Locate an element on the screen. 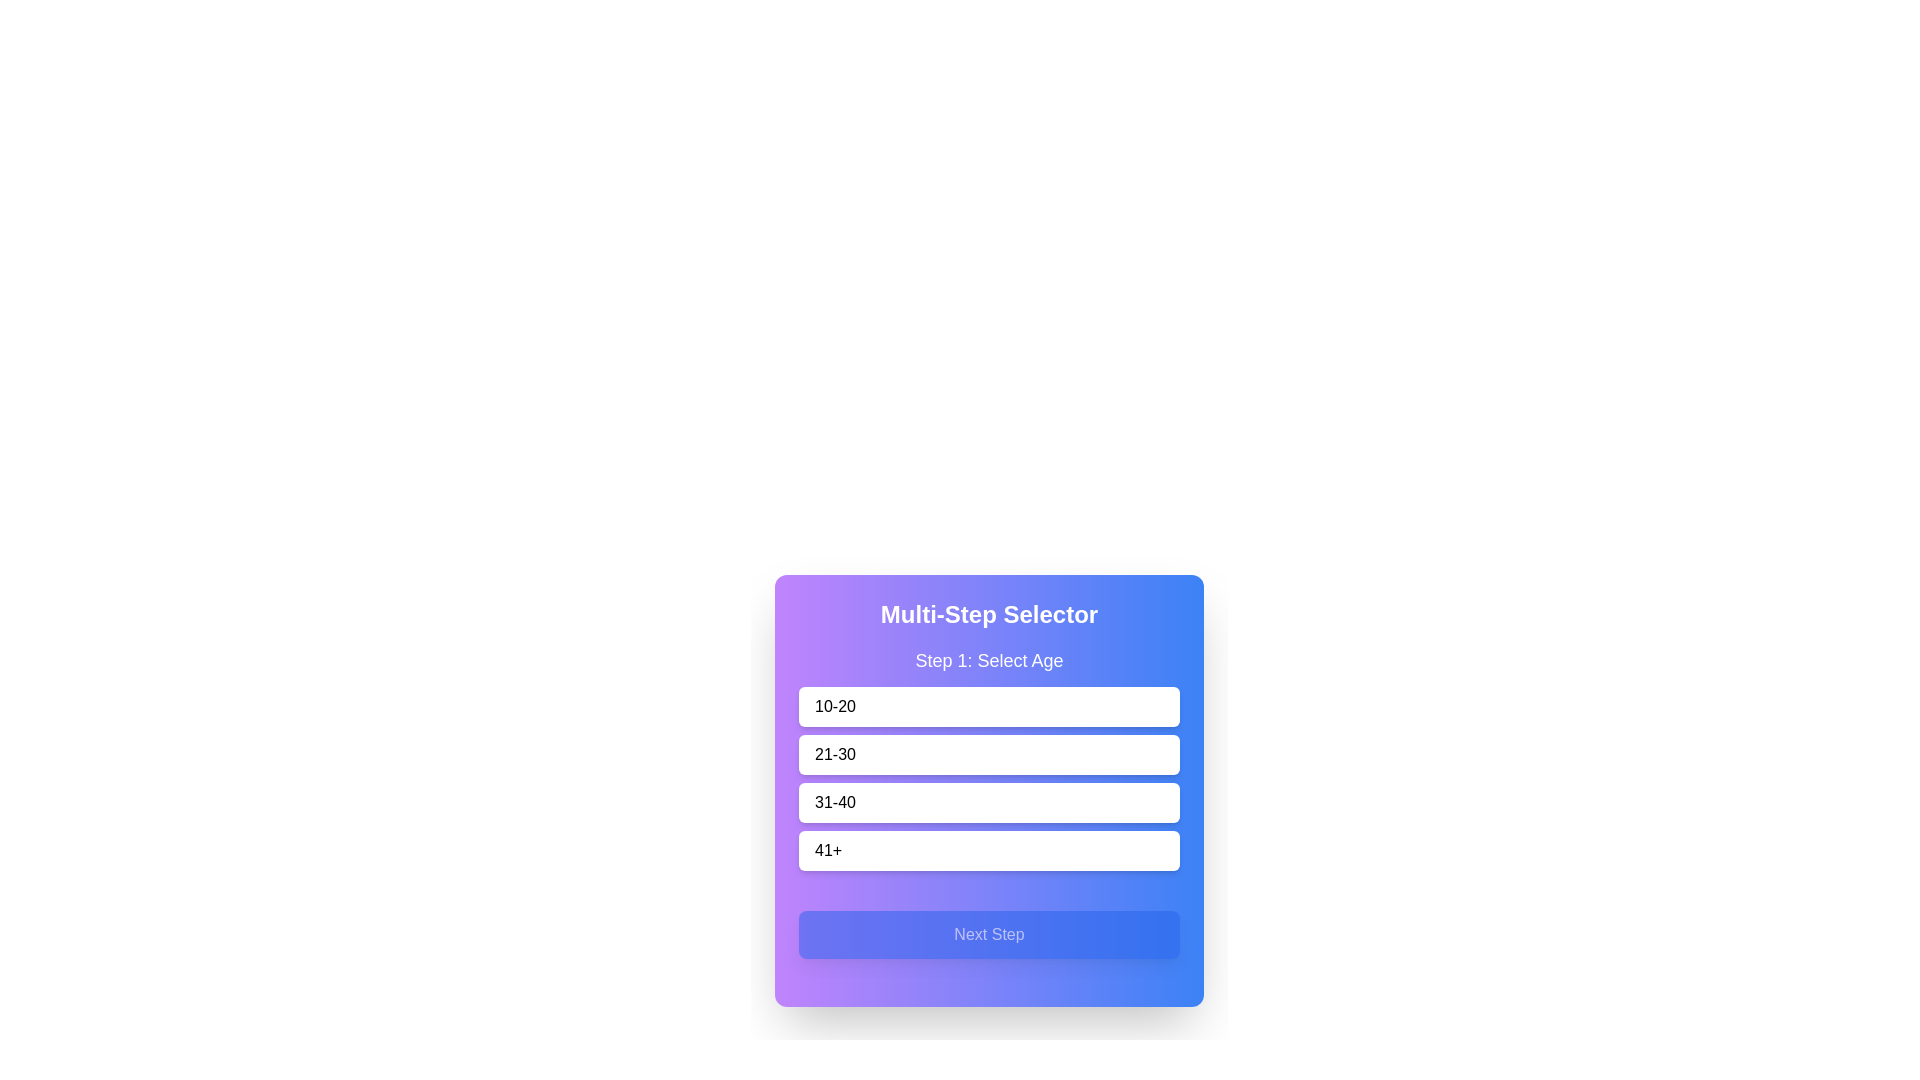 This screenshot has height=1080, width=1920. the '31-40' selectable option button in the age range list is located at coordinates (989, 801).